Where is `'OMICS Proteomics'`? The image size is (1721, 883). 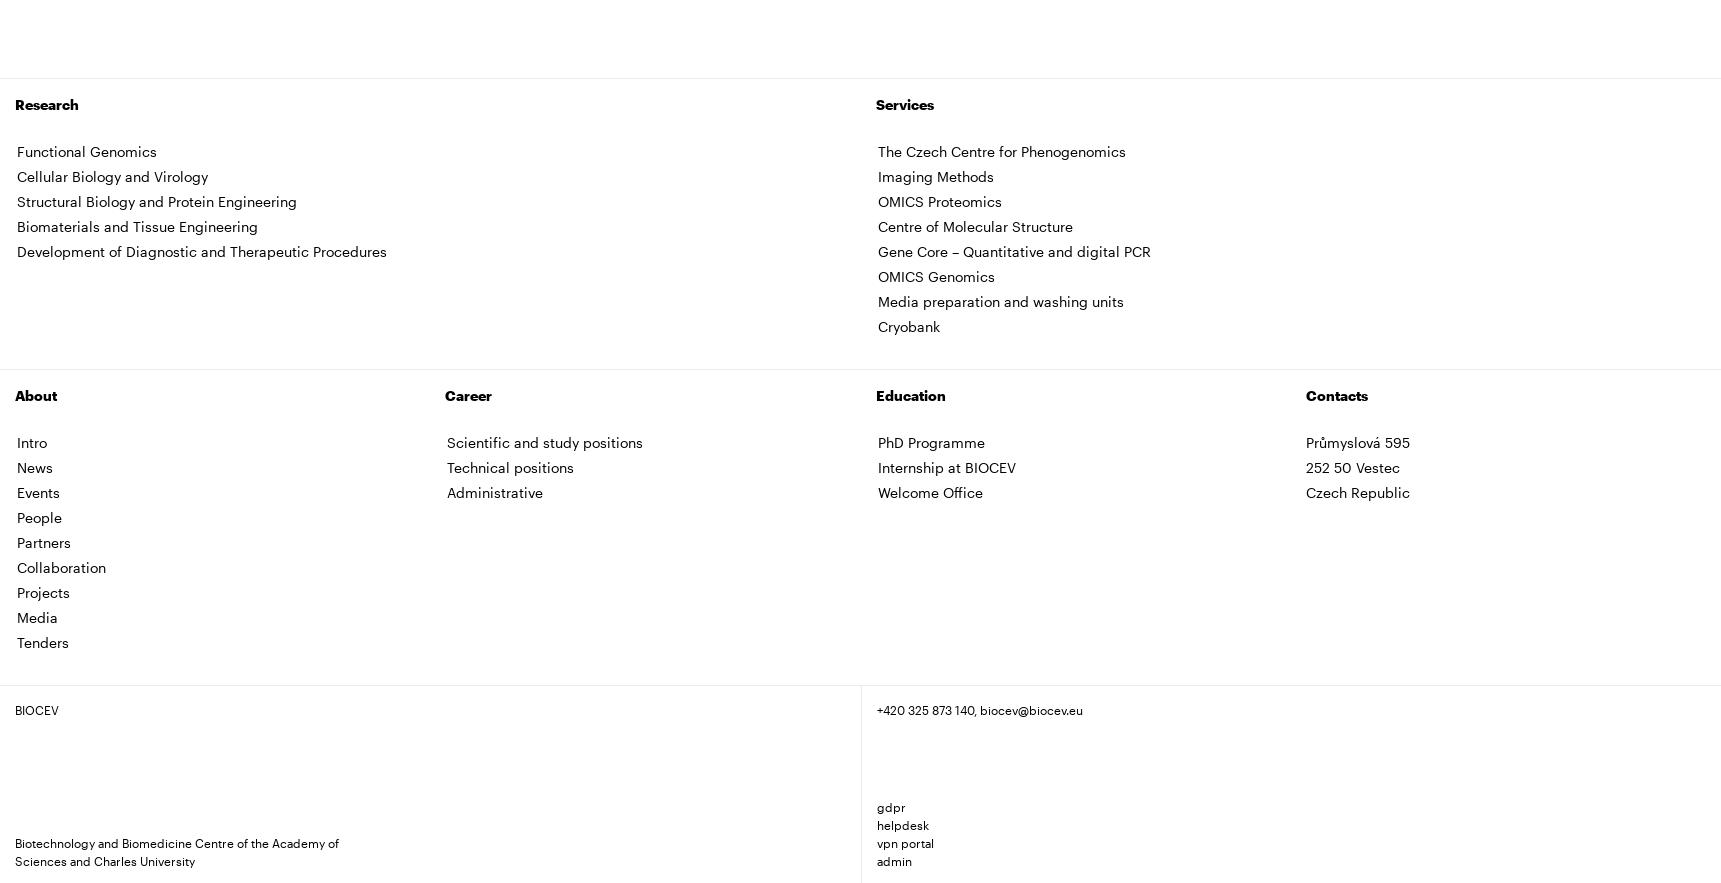
'OMICS Proteomics' is located at coordinates (937, 199).